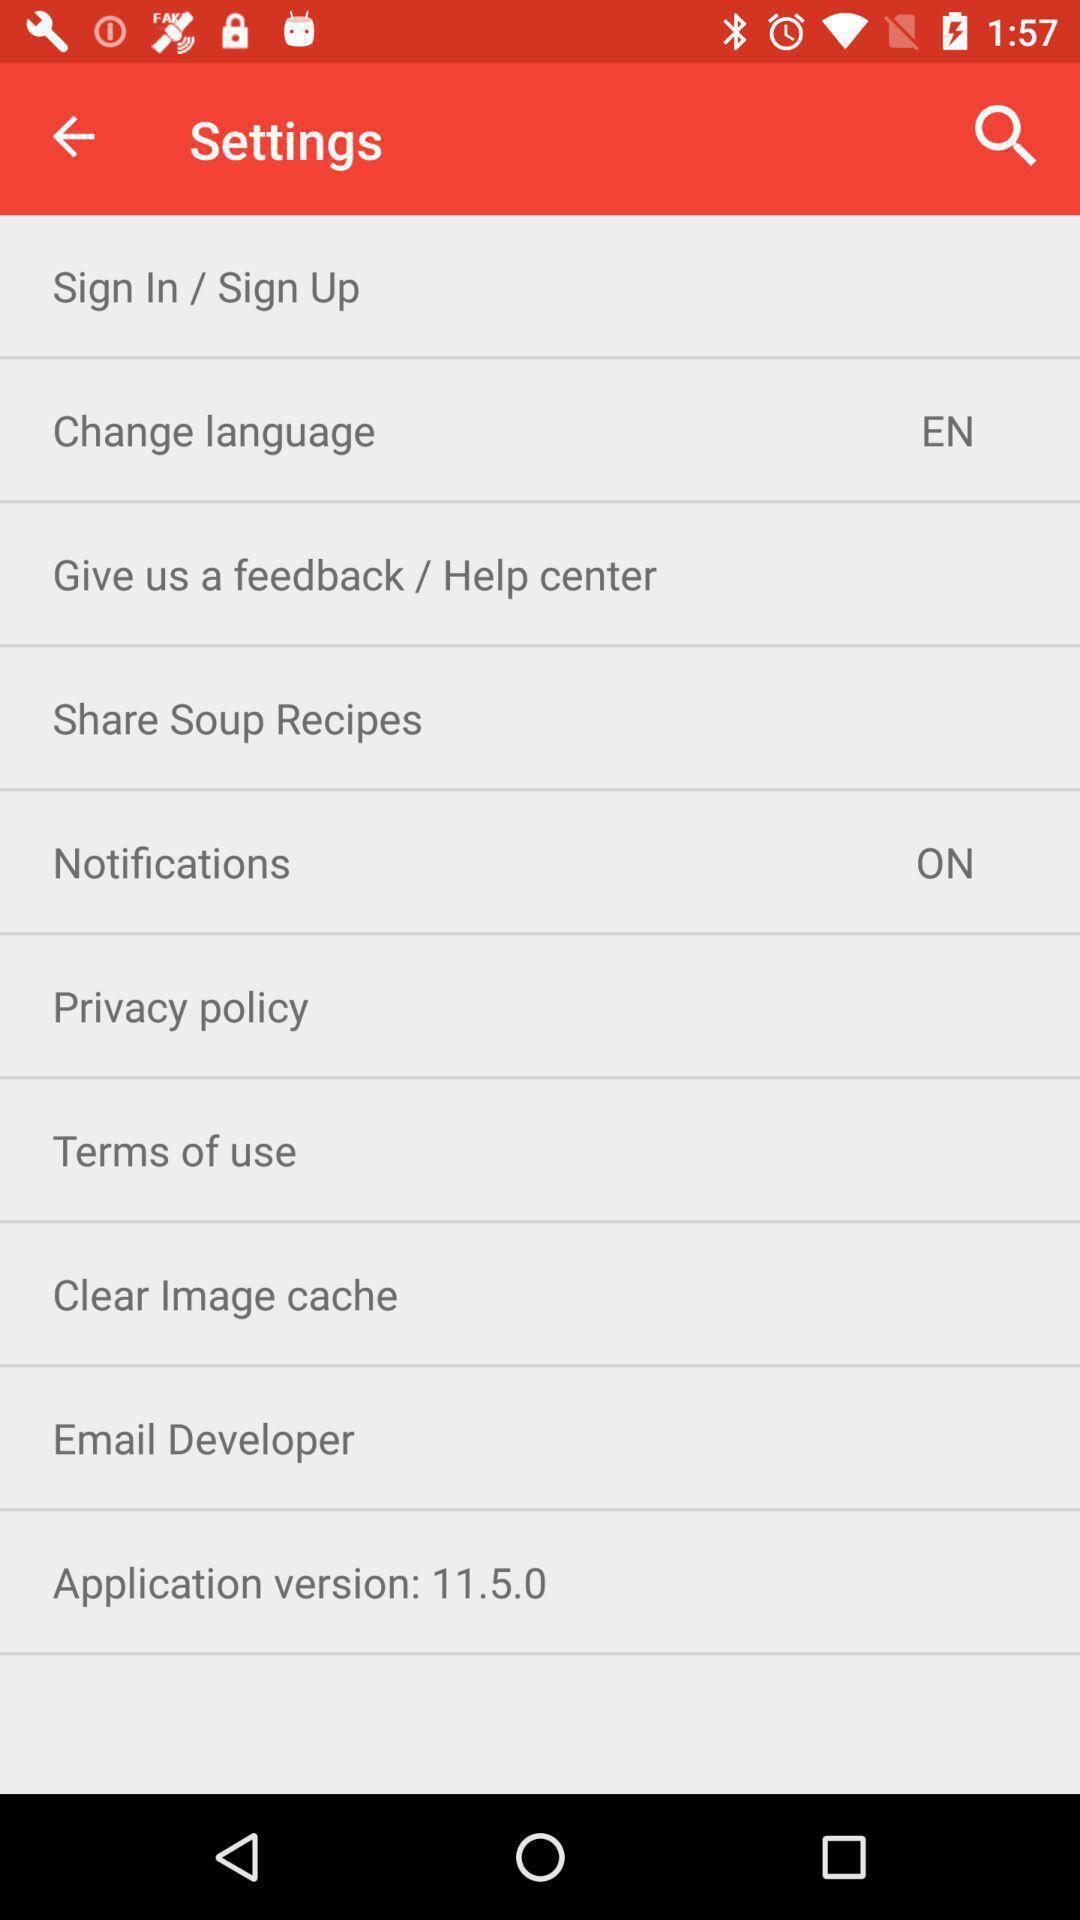  Describe the element at coordinates (540, 1149) in the screenshot. I see `the terms of use item` at that location.